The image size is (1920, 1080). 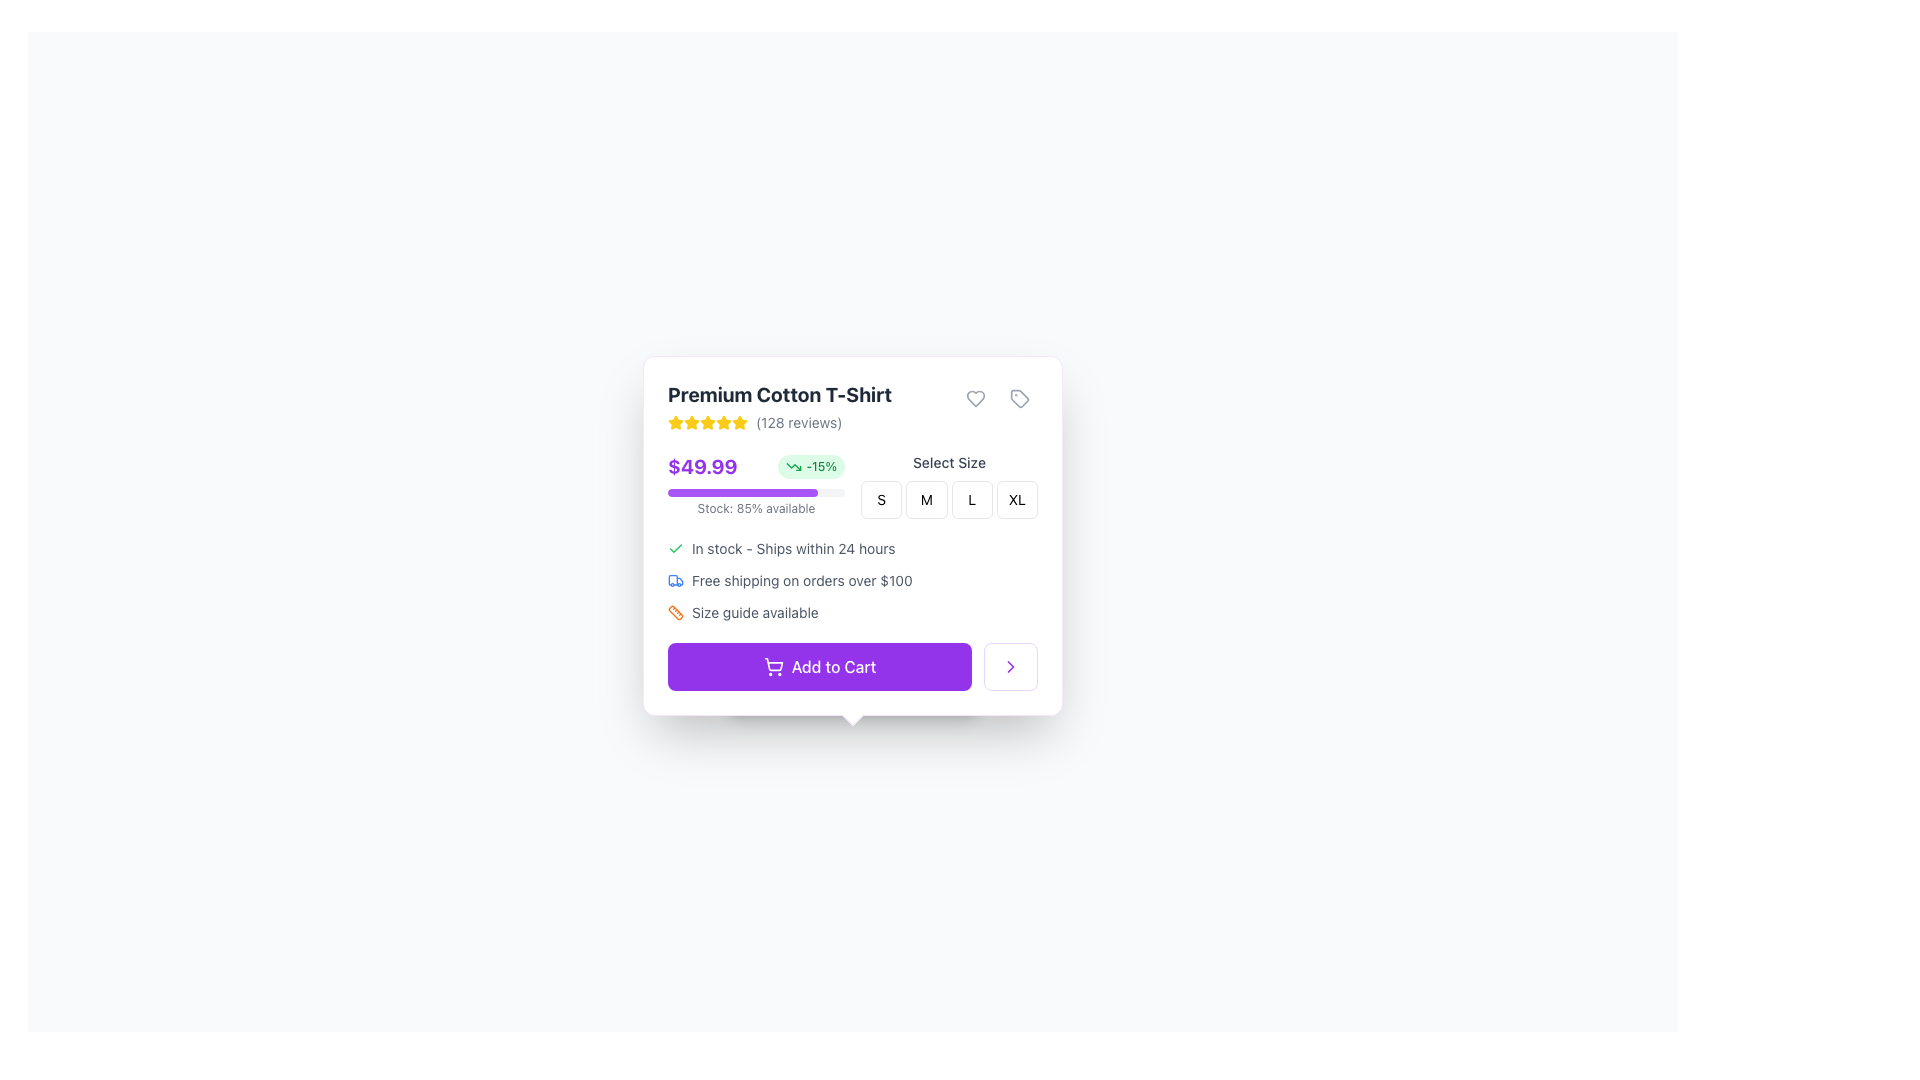 I want to click on the text snippet stating 'In stock - Ships within 24 hours', which is styled in a smaller gray font and located to the right of a green checkmark icon, so click(x=792, y=548).